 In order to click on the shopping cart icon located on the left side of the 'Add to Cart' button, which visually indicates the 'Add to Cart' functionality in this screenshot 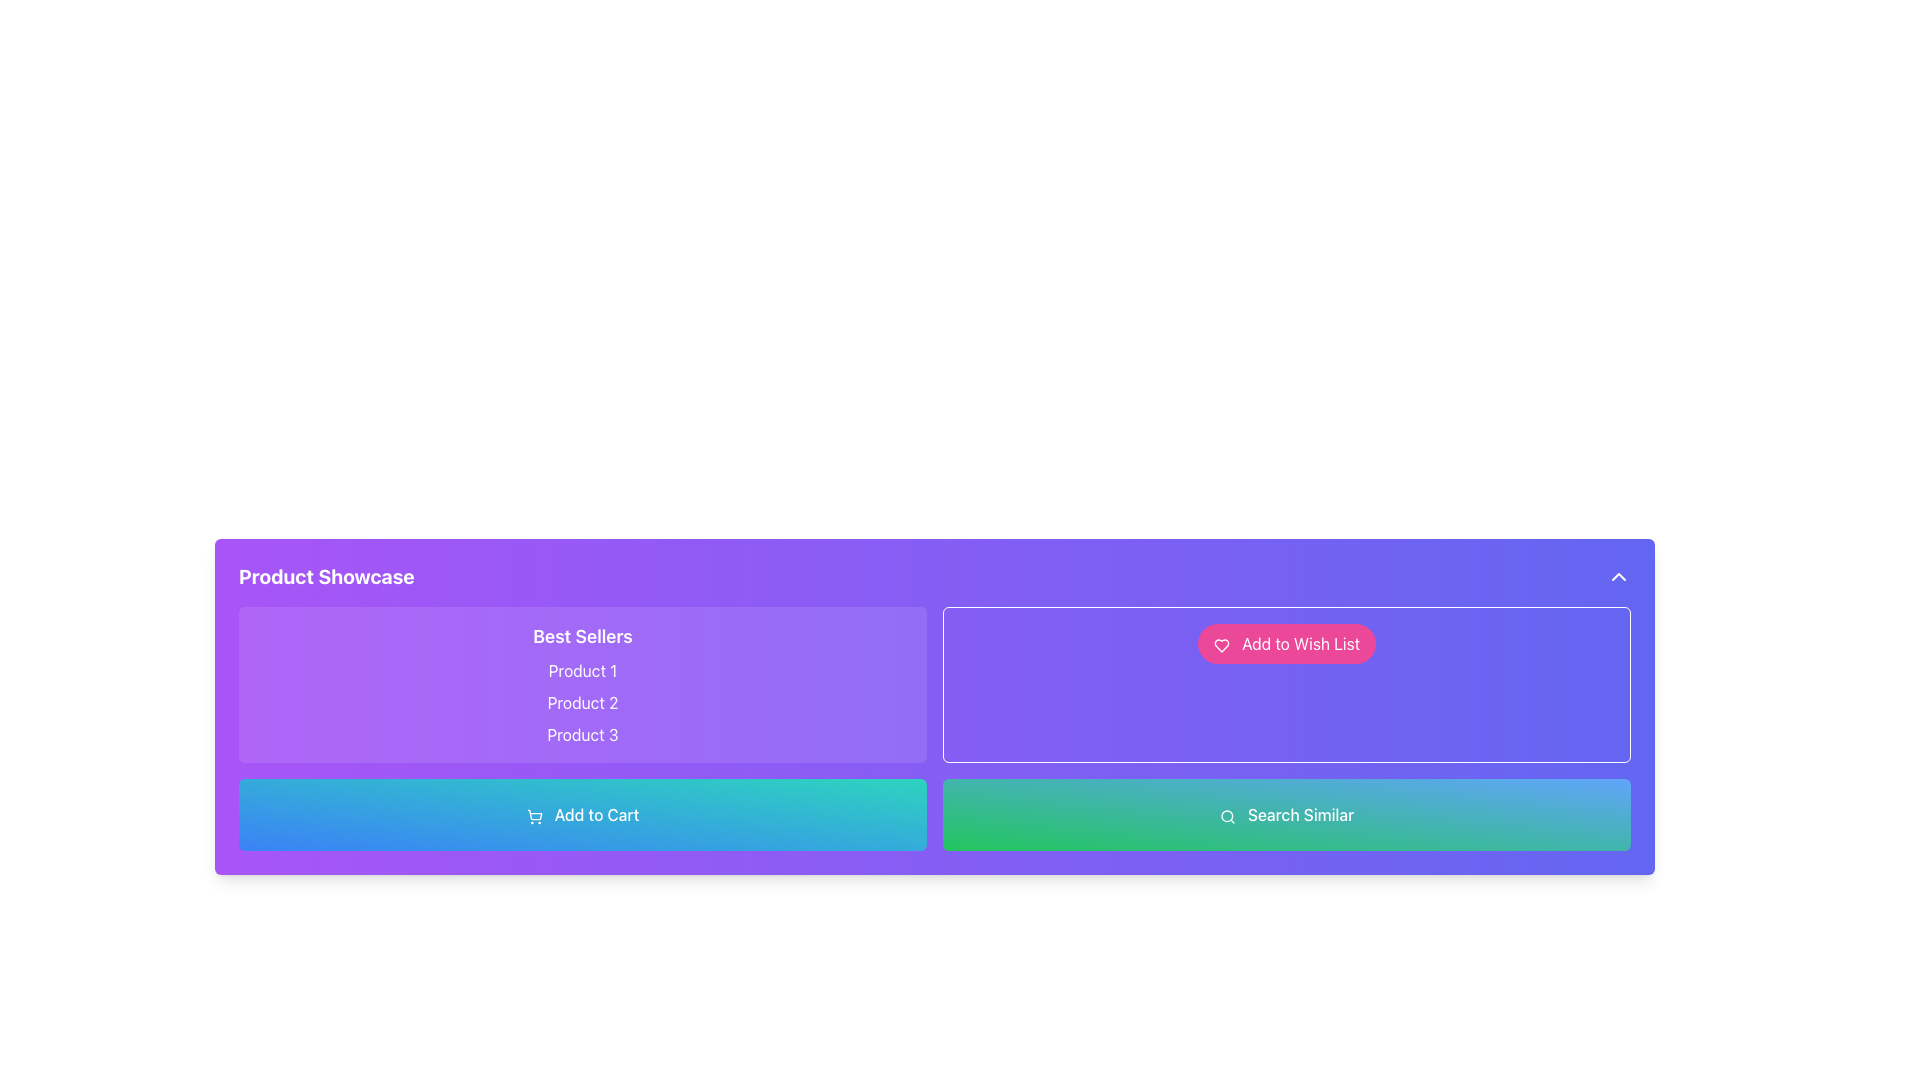, I will do `click(534, 816)`.